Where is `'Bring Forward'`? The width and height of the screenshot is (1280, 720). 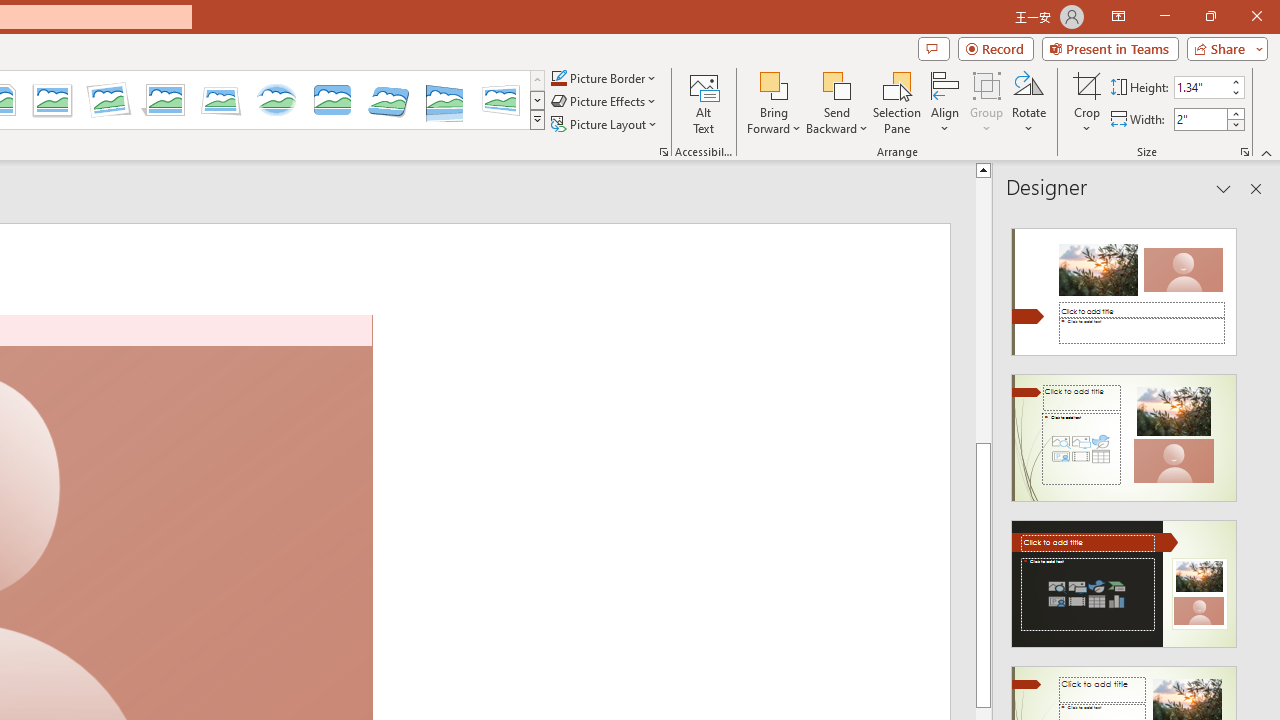 'Bring Forward' is located at coordinates (773, 103).